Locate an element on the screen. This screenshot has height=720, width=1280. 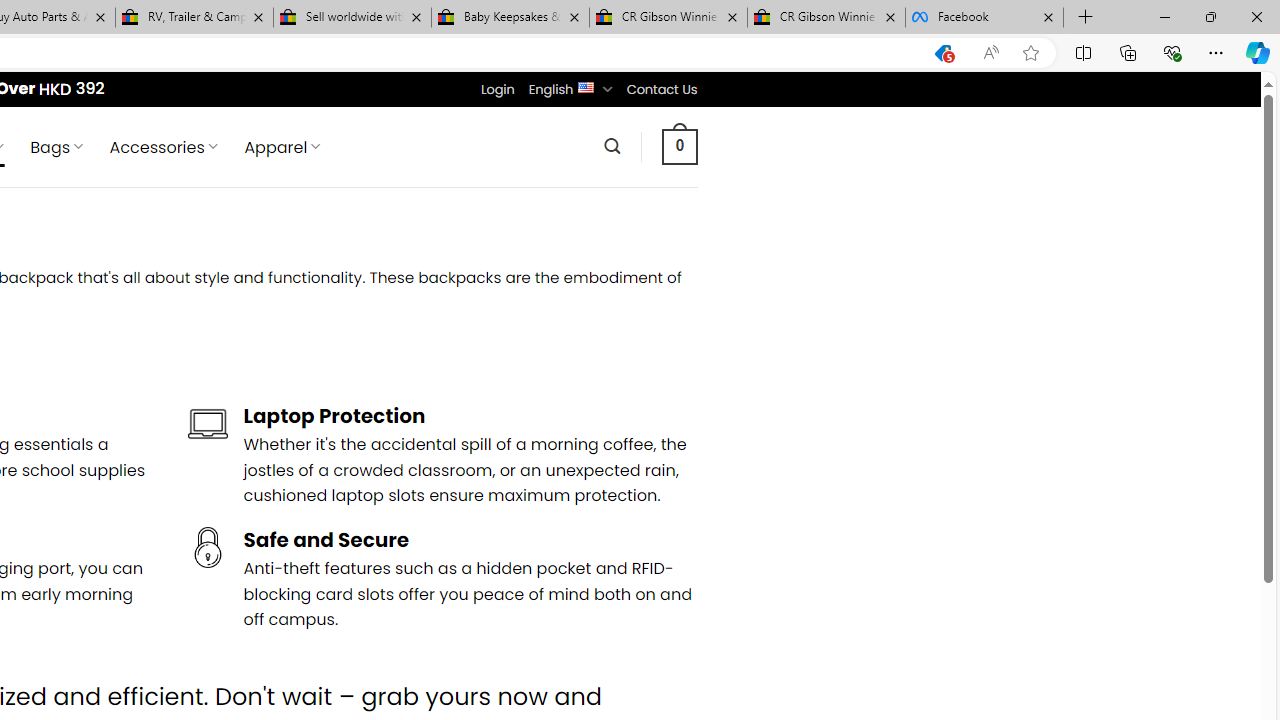
'Login' is located at coordinates (497, 88).